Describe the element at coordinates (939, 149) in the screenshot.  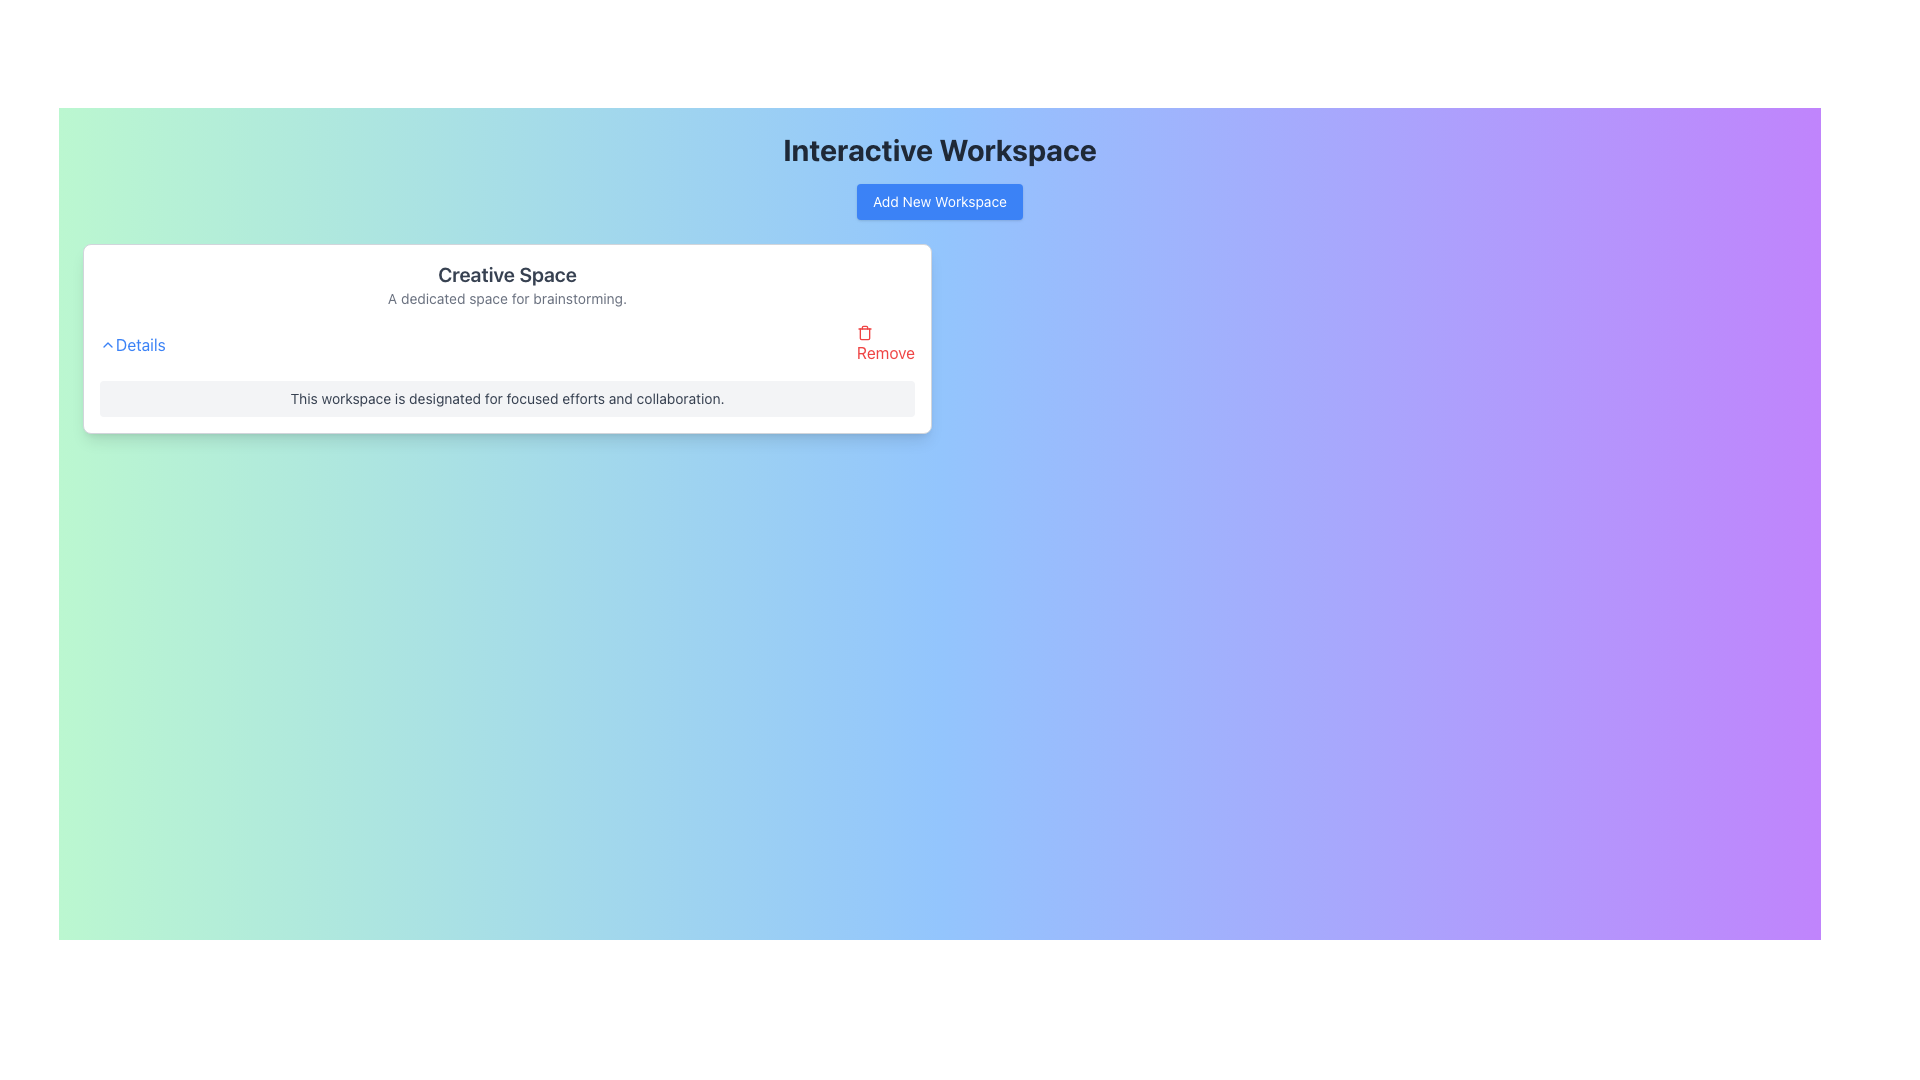
I see `the bold, large-sized static text reading 'Interactive Workspace', which is styled in dark gray and positioned at the top of the page, centered above the 'Add New Workspace' button` at that location.